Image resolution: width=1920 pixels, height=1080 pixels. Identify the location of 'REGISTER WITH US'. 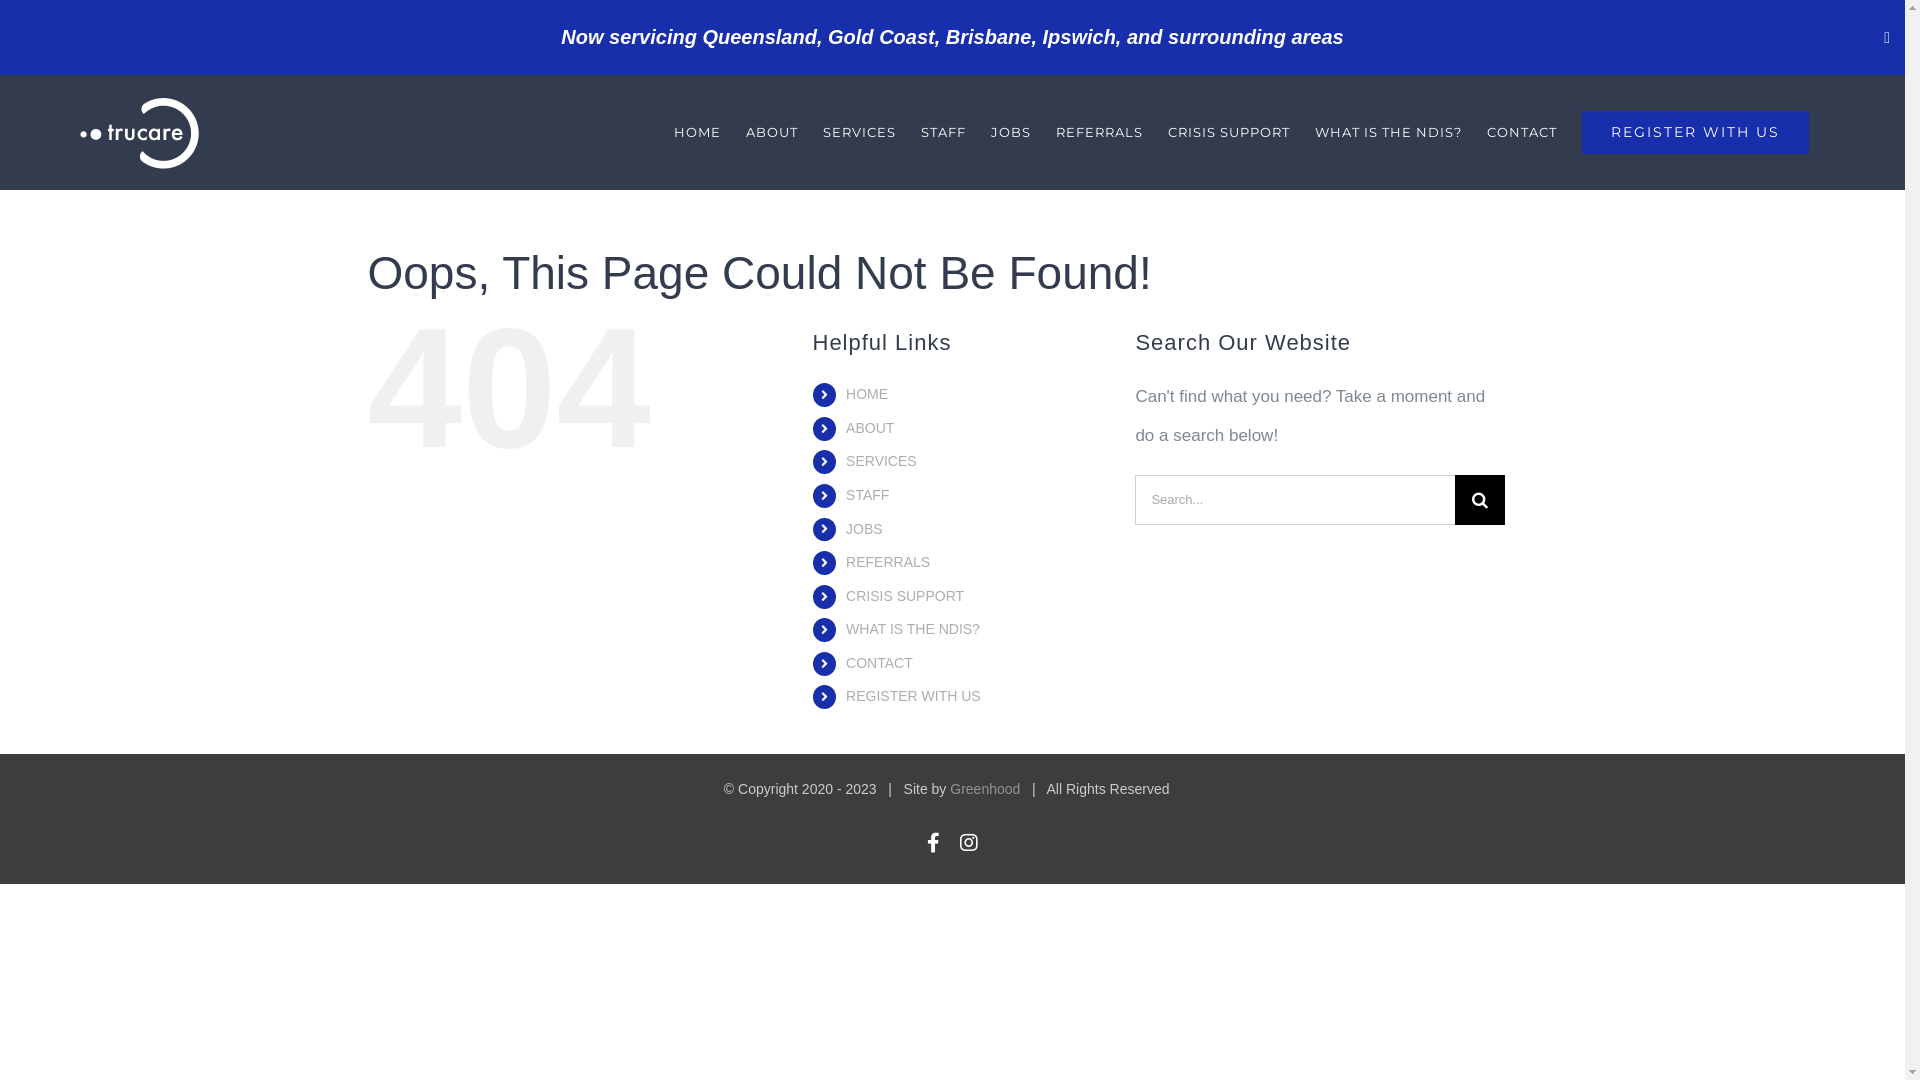
(912, 694).